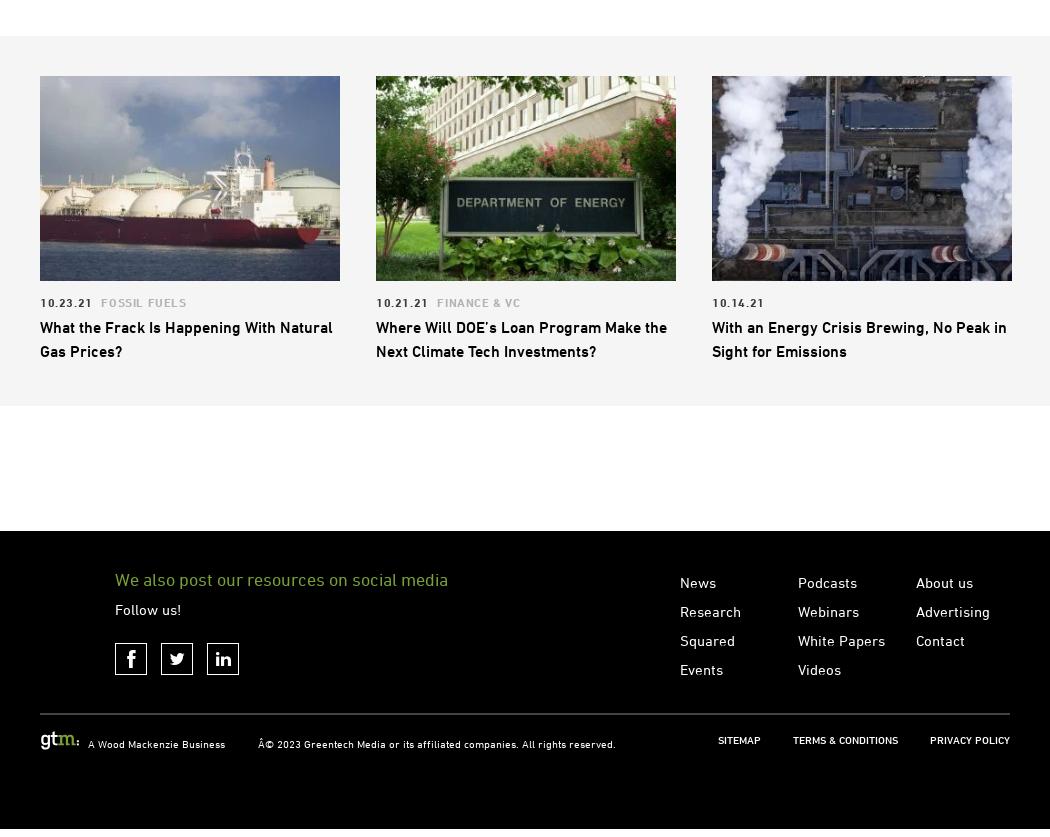 Image resolution: width=1050 pixels, height=837 pixels. What do you see at coordinates (436, 382) in the screenshot?
I see `'Finance & VC'` at bounding box center [436, 382].